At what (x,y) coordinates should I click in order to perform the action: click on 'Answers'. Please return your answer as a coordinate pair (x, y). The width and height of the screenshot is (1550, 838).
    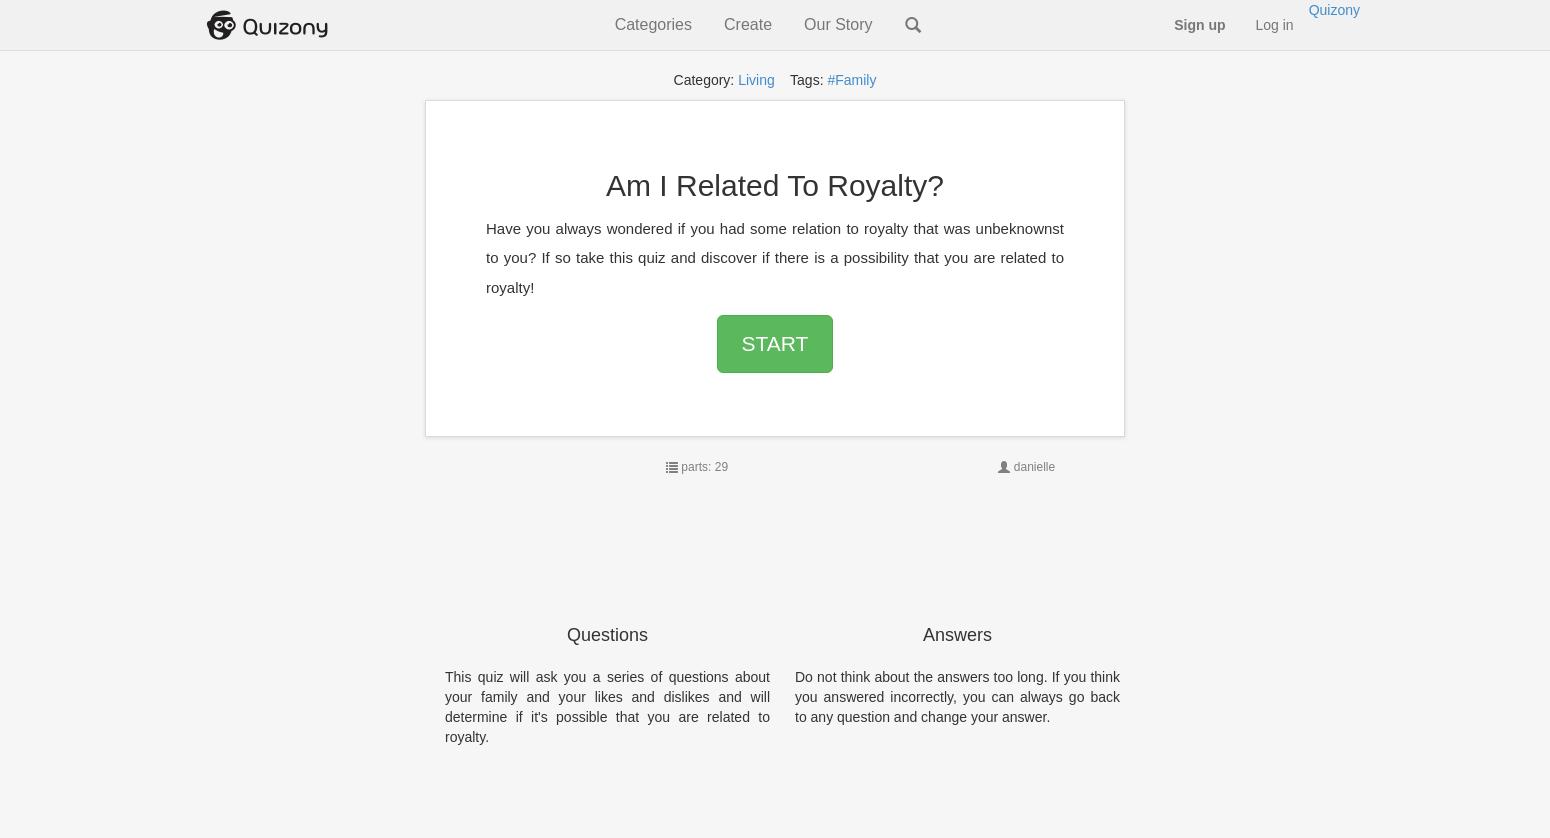
    Looking at the image, I should click on (955, 634).